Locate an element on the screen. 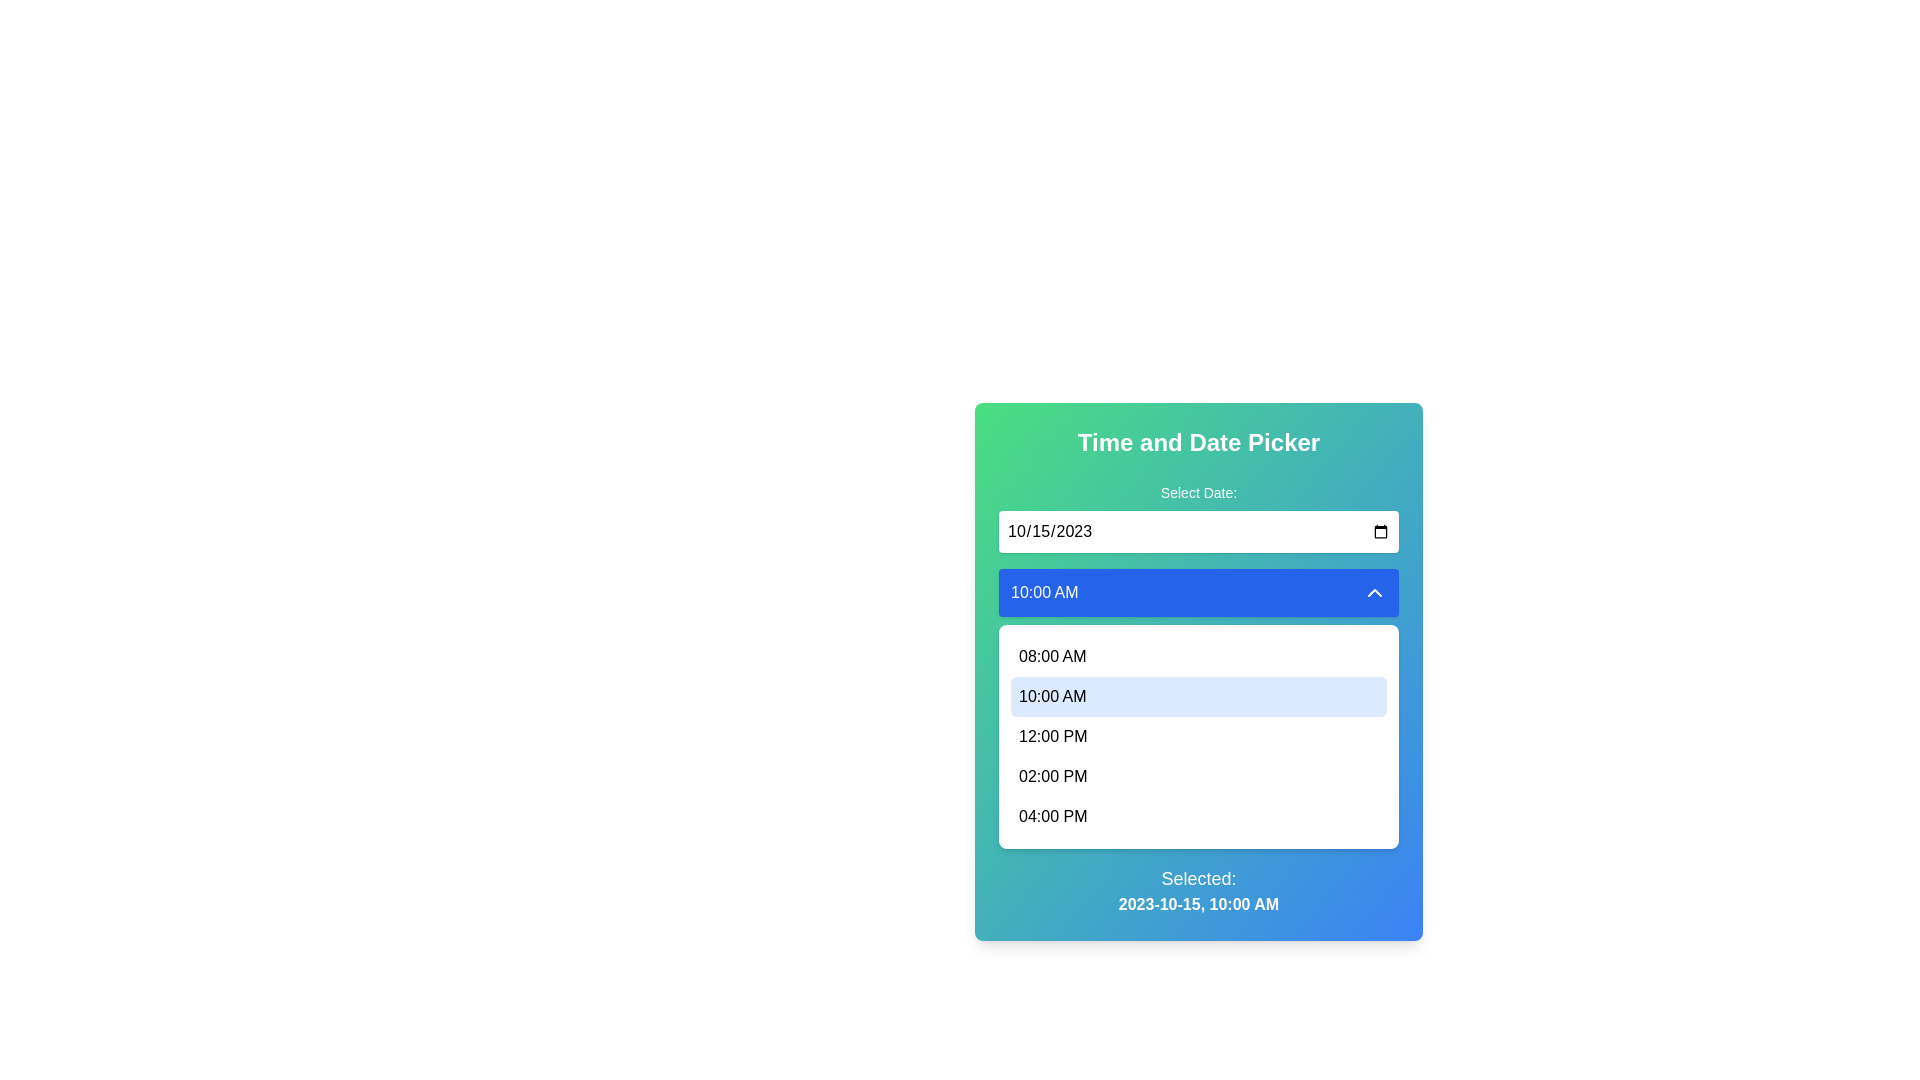 The width and height of the screenshot is (1920, 1080). the selectable list item displaying '10:00 AM' is located at coordinates (1199, 696).